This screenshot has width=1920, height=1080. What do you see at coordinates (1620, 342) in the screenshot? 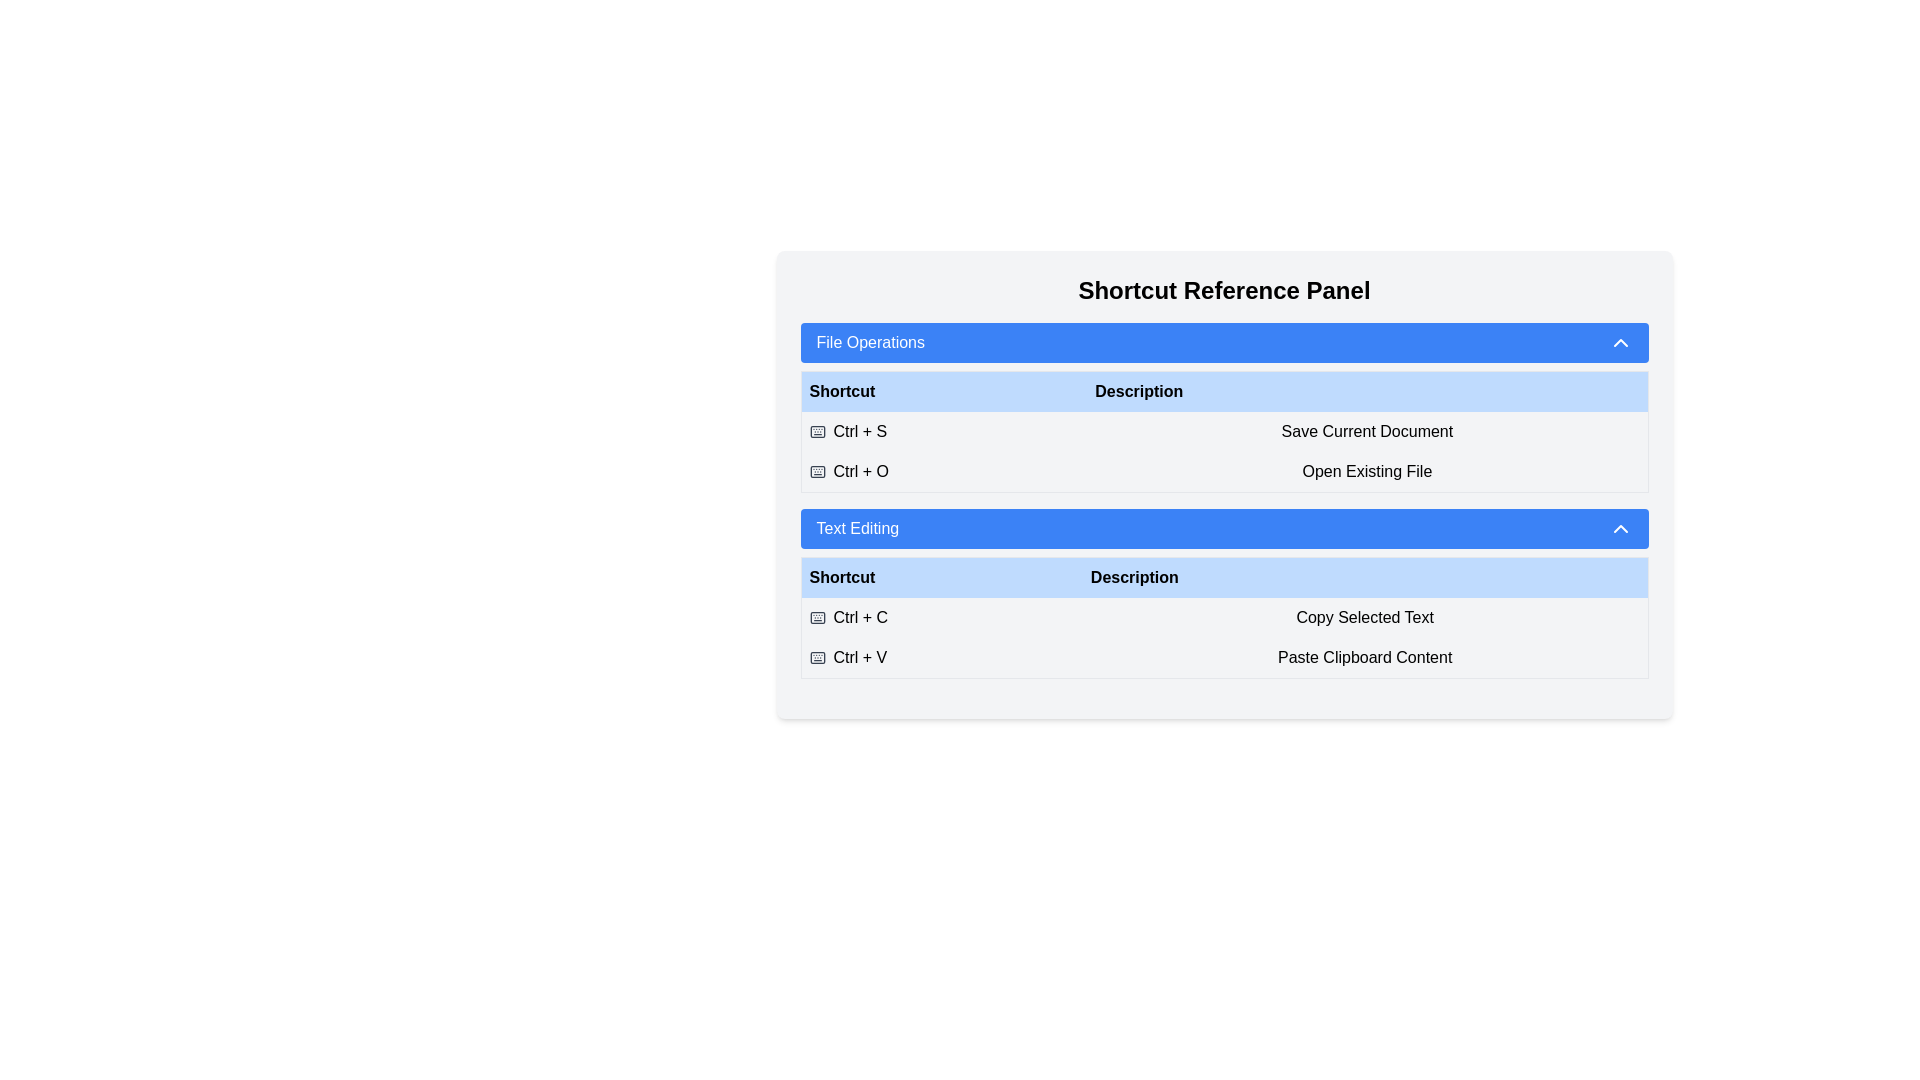
I see `the chevron icon located on the far right of the blue header bar labeled 'File Operations'` at bounding box center [1620, 342].